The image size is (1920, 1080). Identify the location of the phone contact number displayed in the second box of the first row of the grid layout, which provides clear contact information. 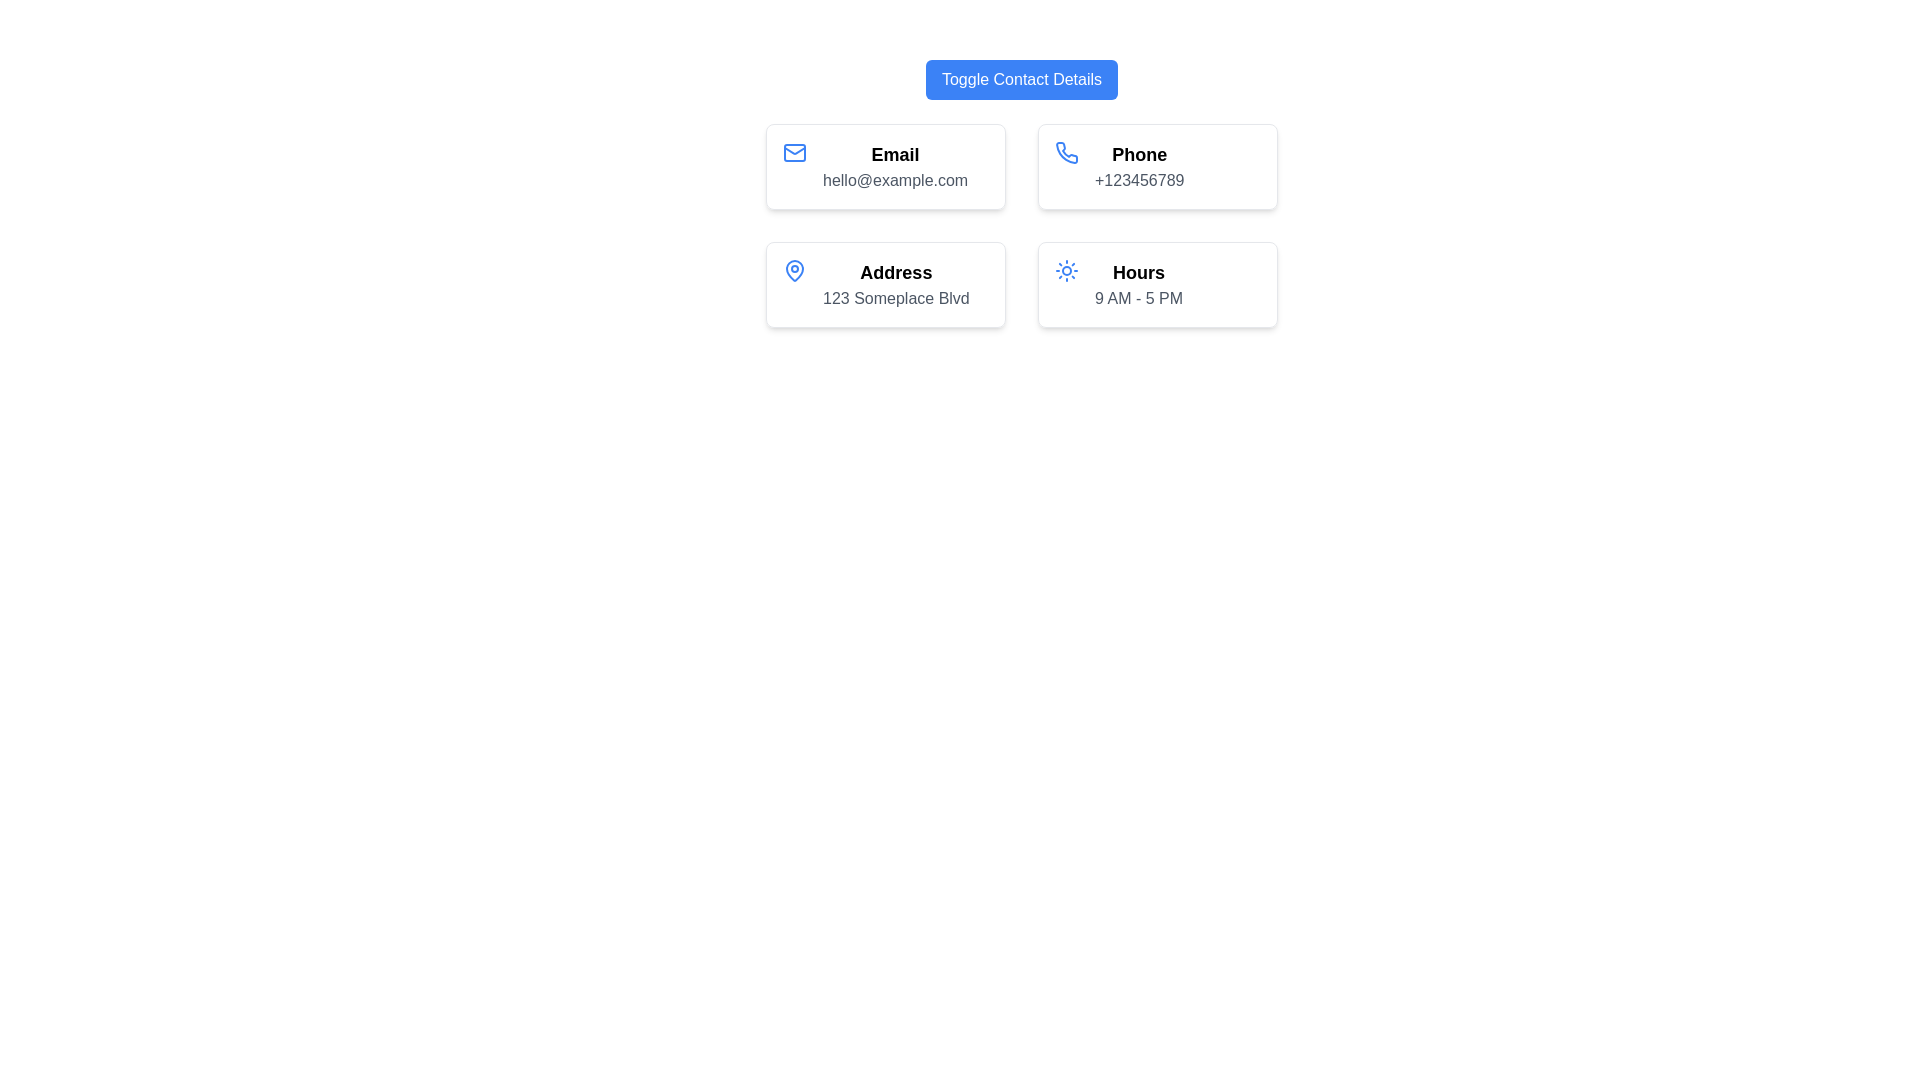
(1139, 165).